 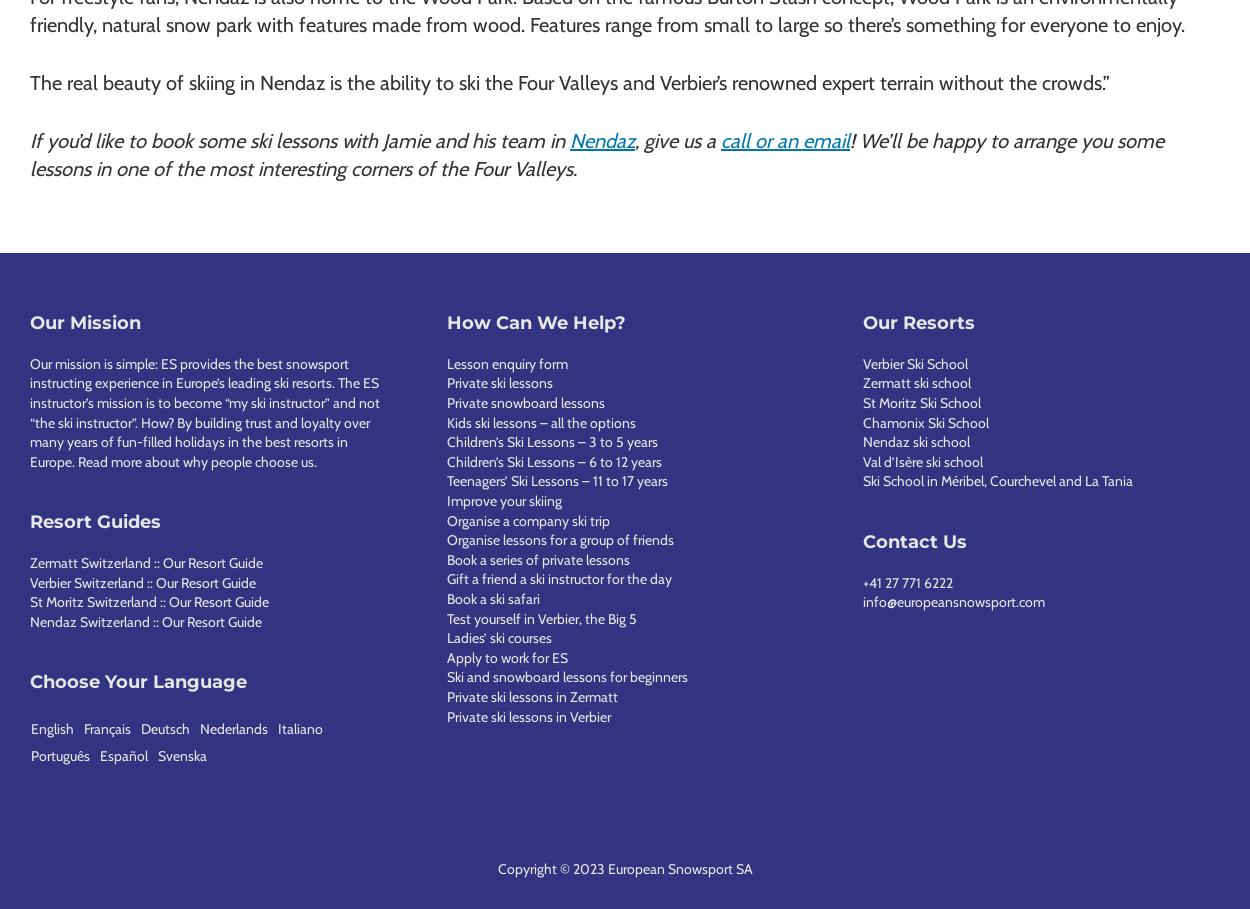 What do you see at coordinates (30, 581) in the screenshot?
I see `'Verbier Switzerland :: Our Resort Guide'` at bounding box center [30, 581].